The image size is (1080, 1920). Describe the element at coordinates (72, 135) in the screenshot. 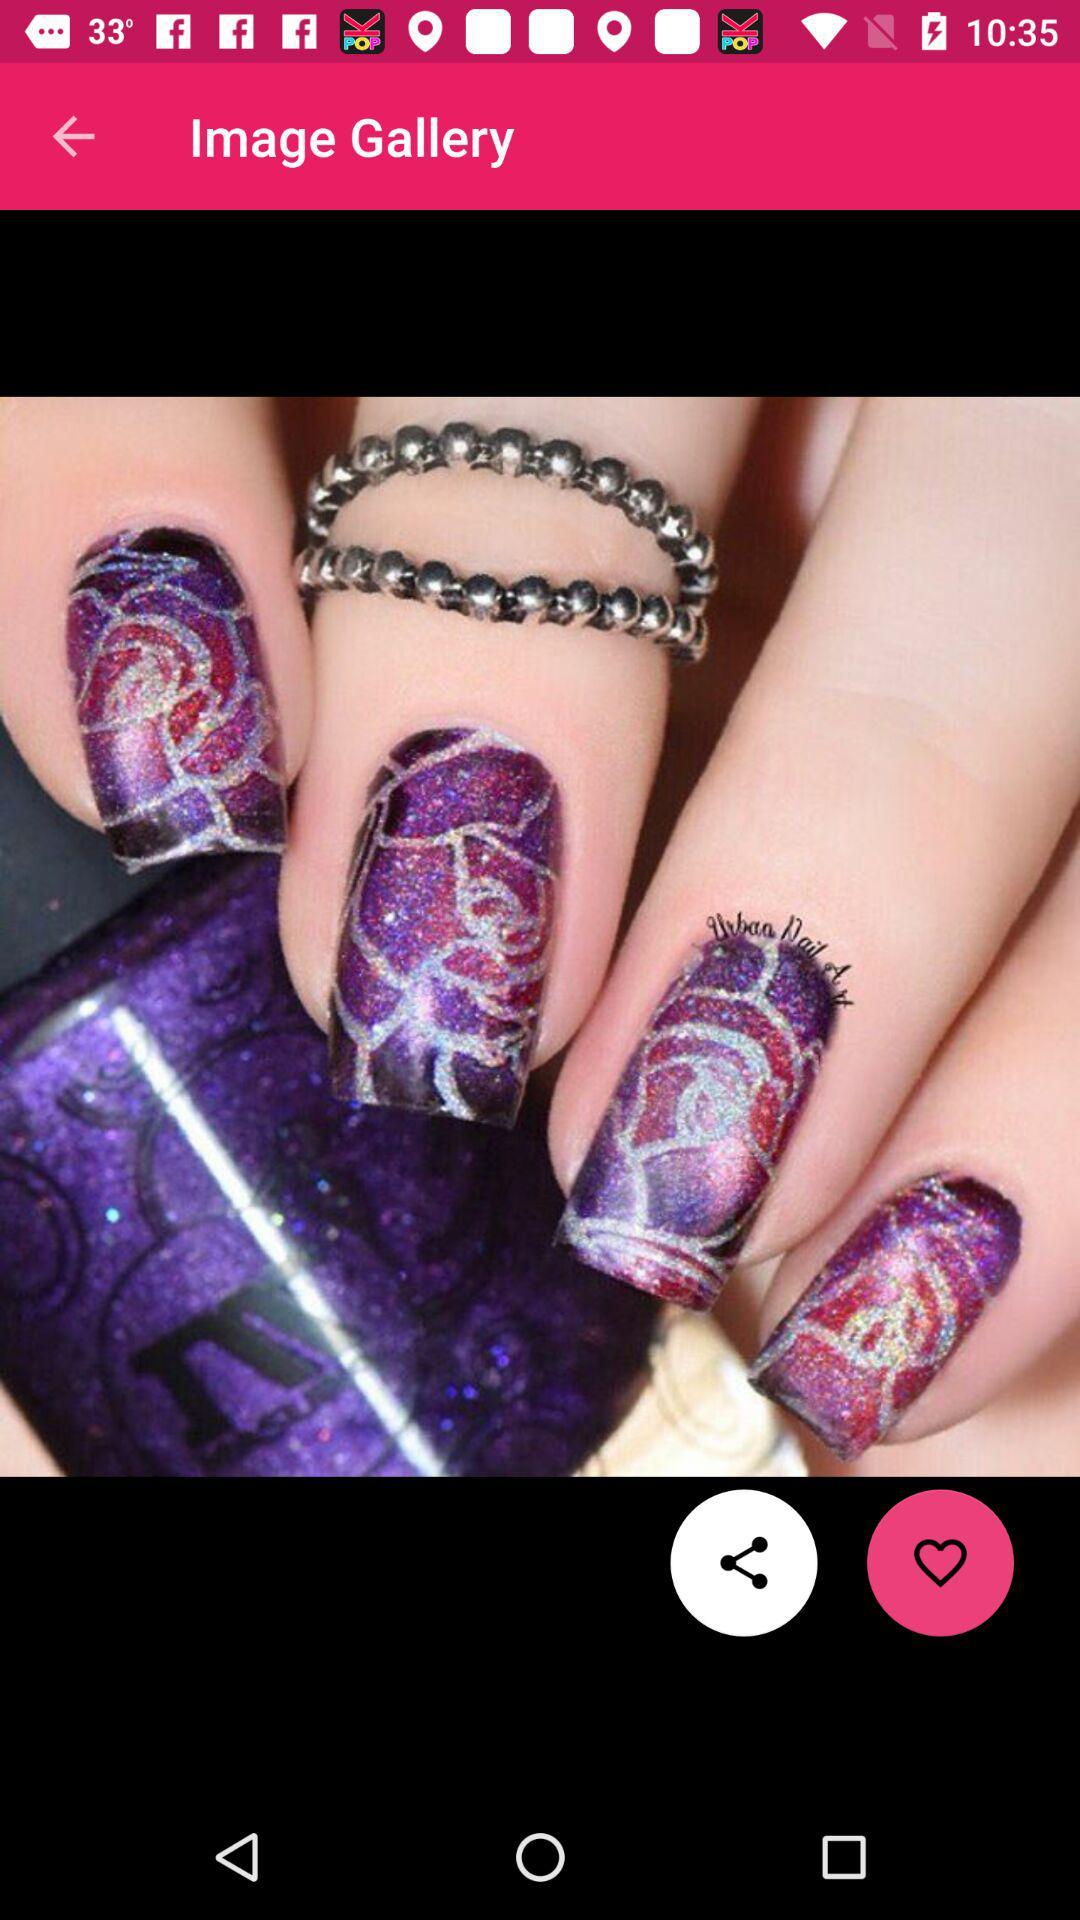

I see `the icon to the left of image gallery item` at that location.